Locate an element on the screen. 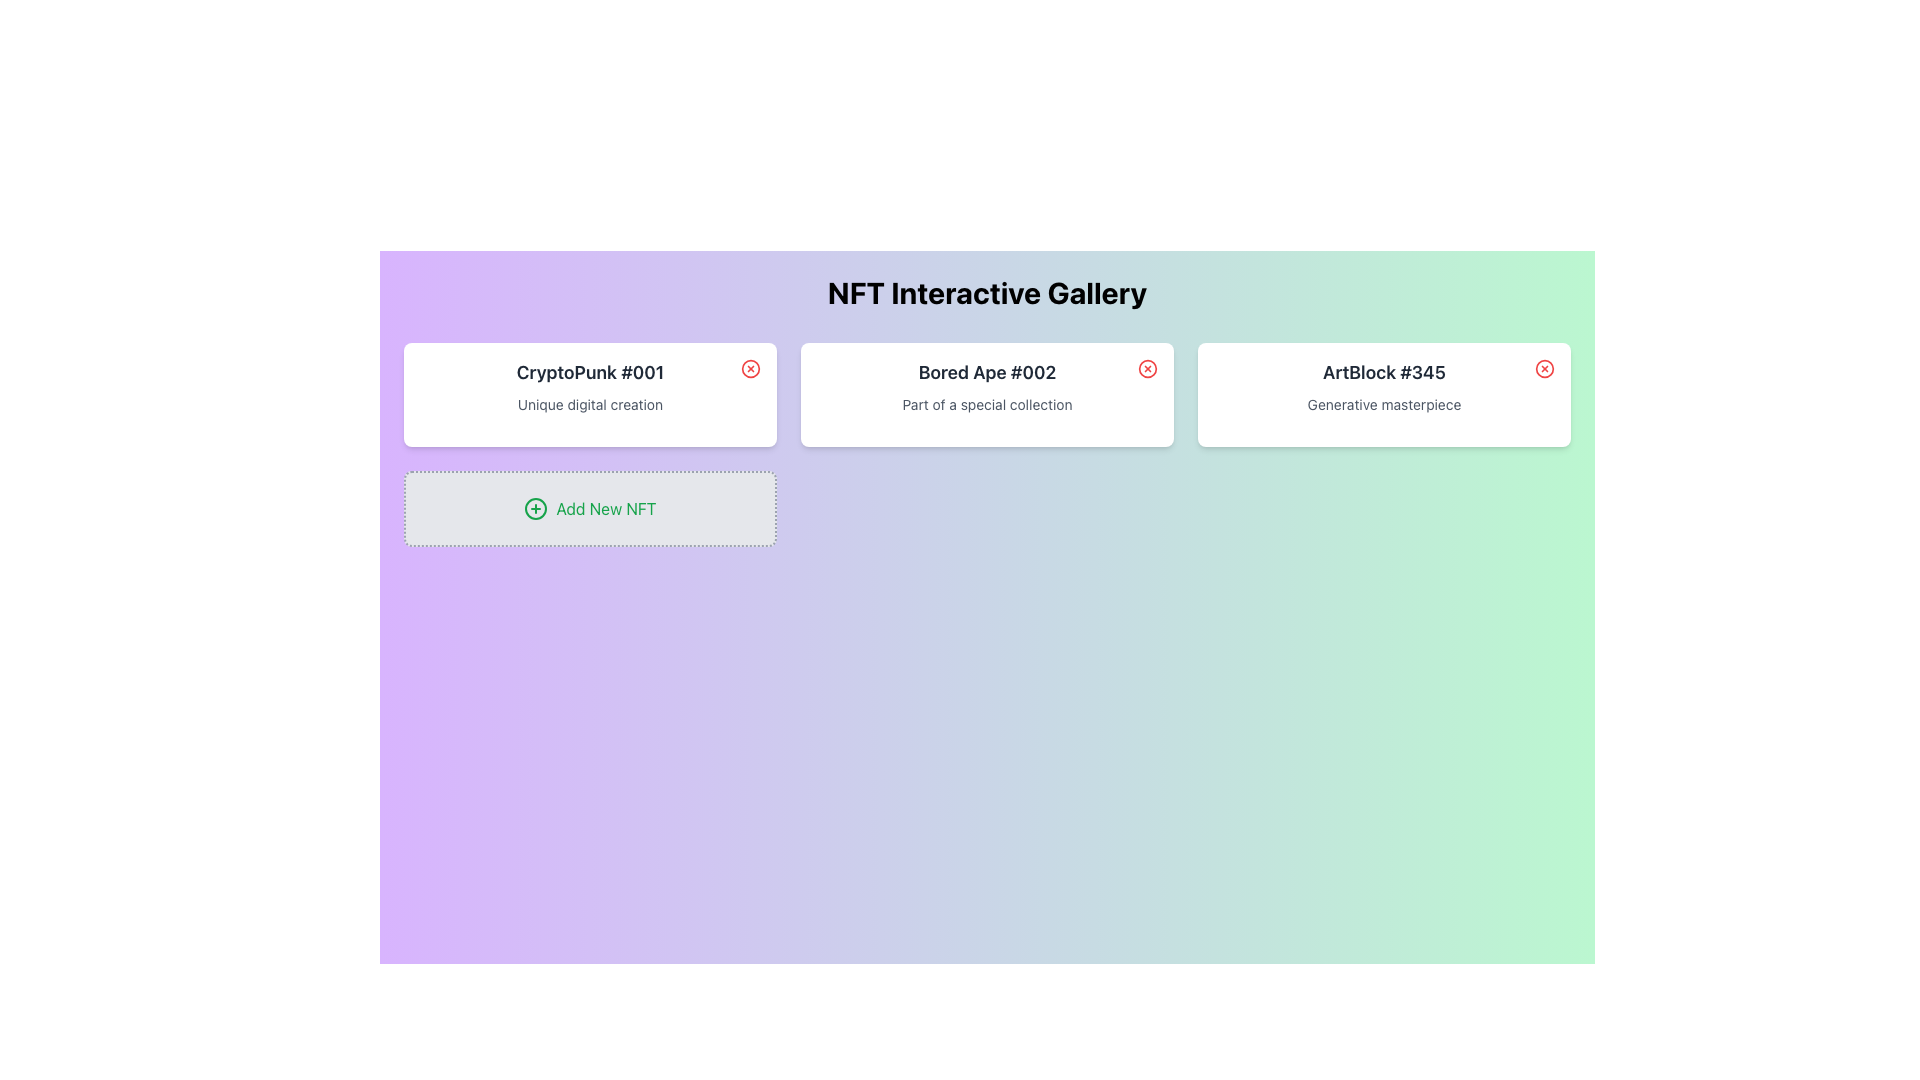 The width and height of the screenshot is (1920, 1080). text label displaying 'ArtBlock #345', which is bold, centered, and located within a rectangular card with a white background is located at coordinates (1383, 373).